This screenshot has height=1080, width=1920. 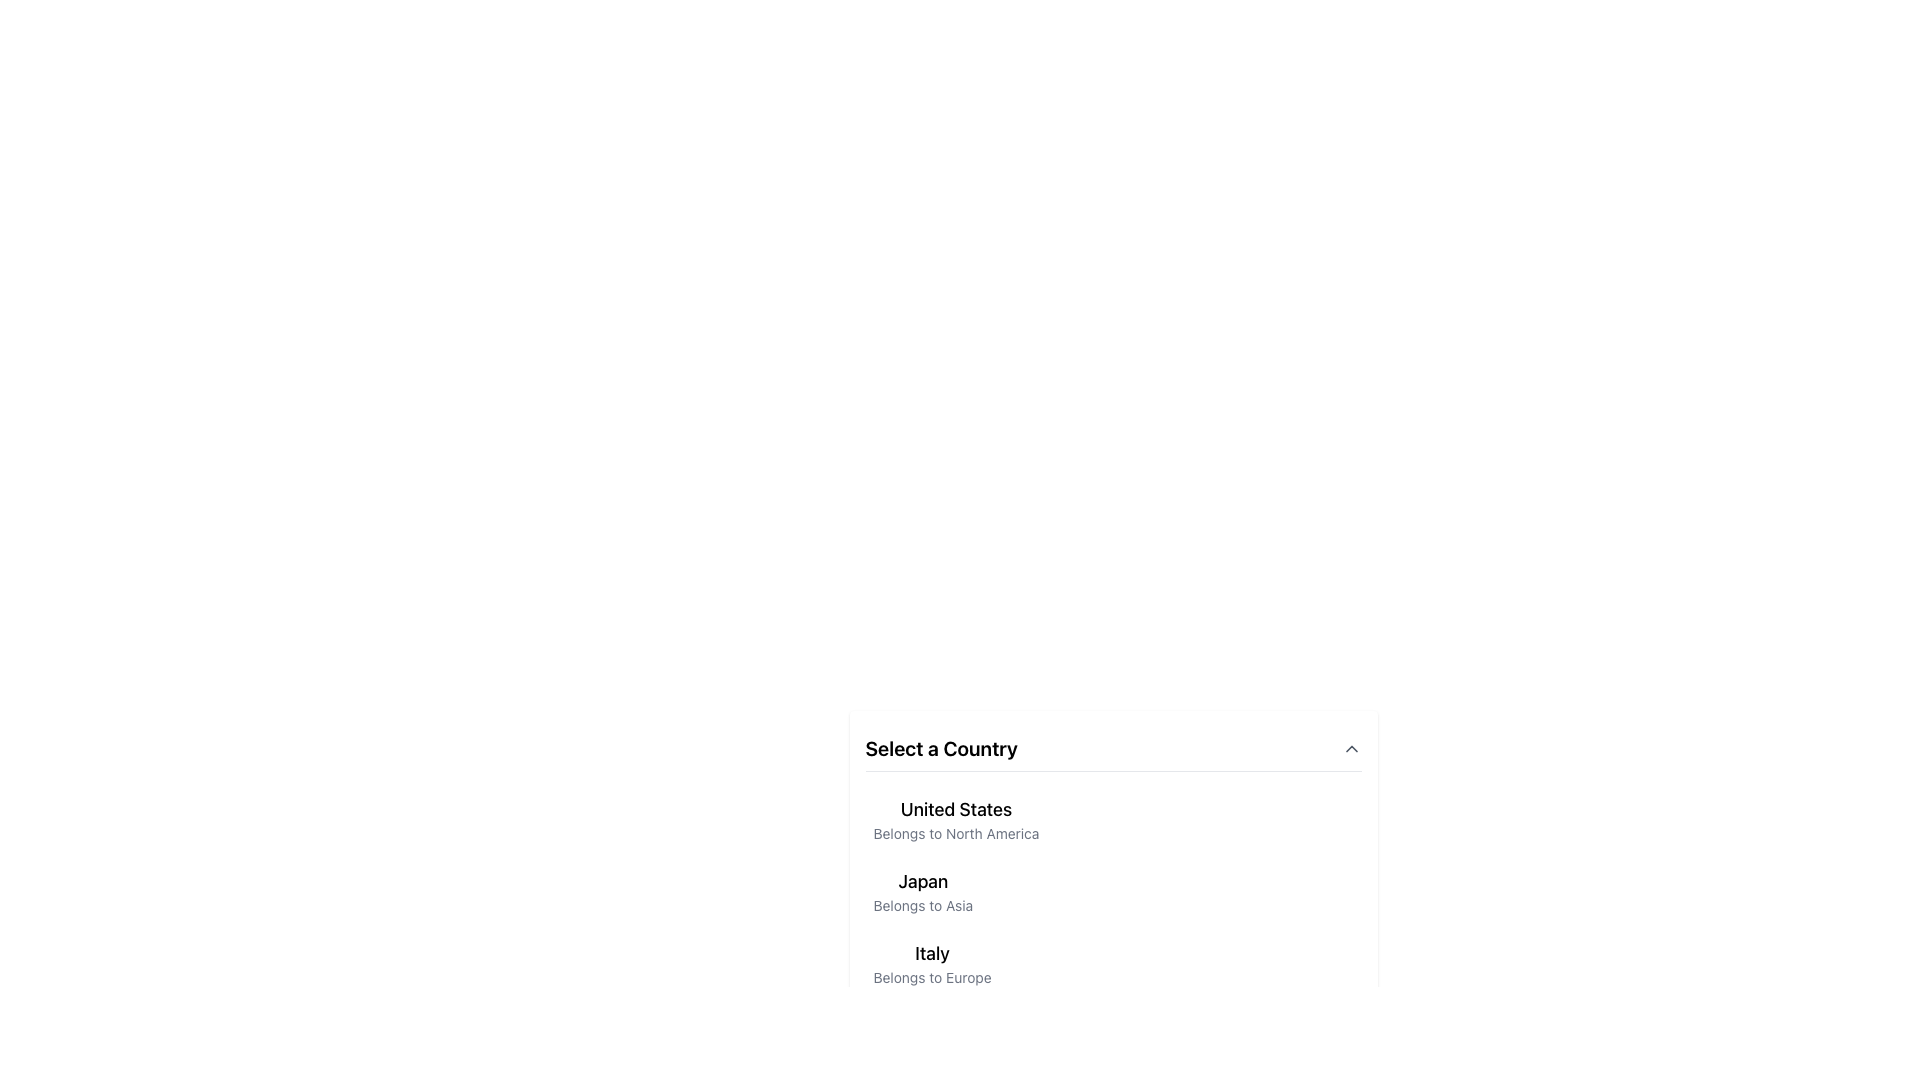 I want to click on text content of the Text Label representing the country 'United States', which is the first listing in the dropdown-style menu above 'Belongs to North America', so click(x=955, y=810).